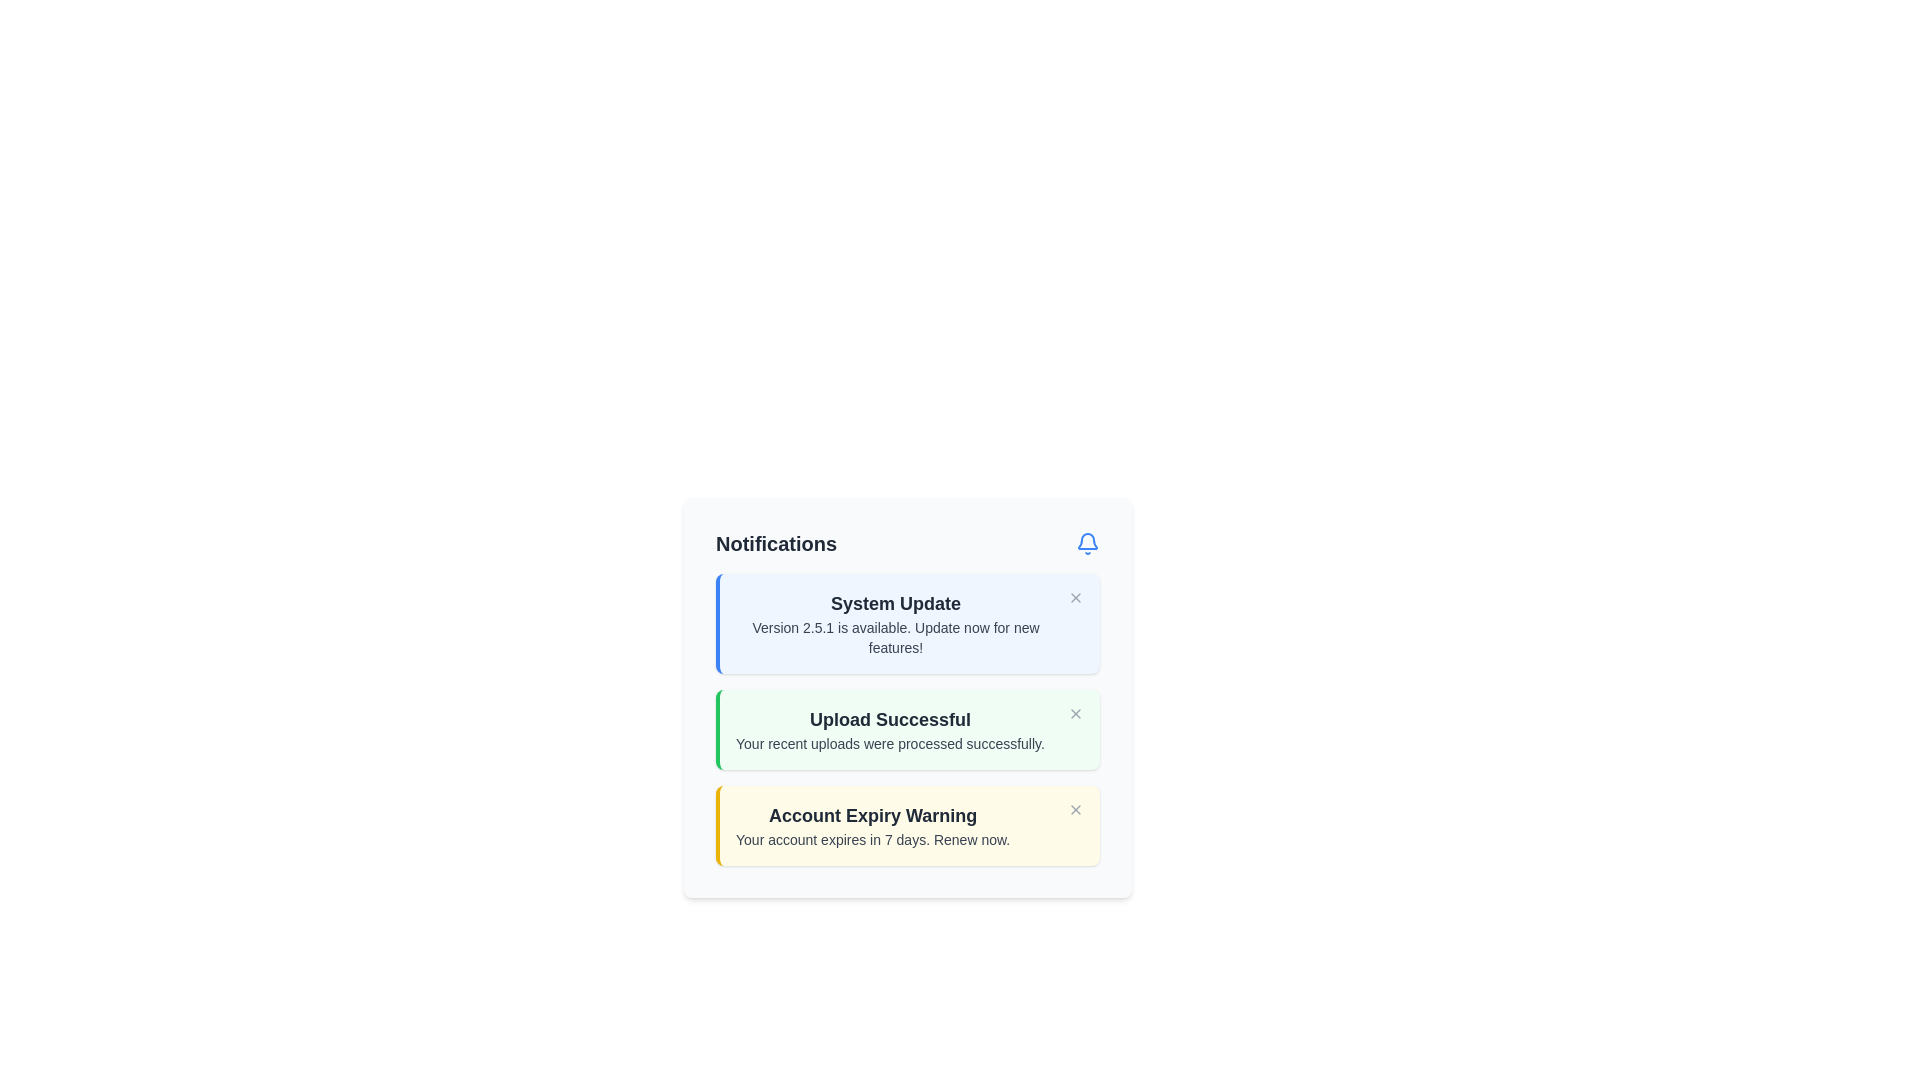 This screenshot has height=1080, width=1920. Describe the element at coordinates (873, 816) in the screenshot. I see `the text heading styled in a larger font size with bold weight, located within a yellow-tinted notification box, which is the last notification block in the notifications panel` at that location.